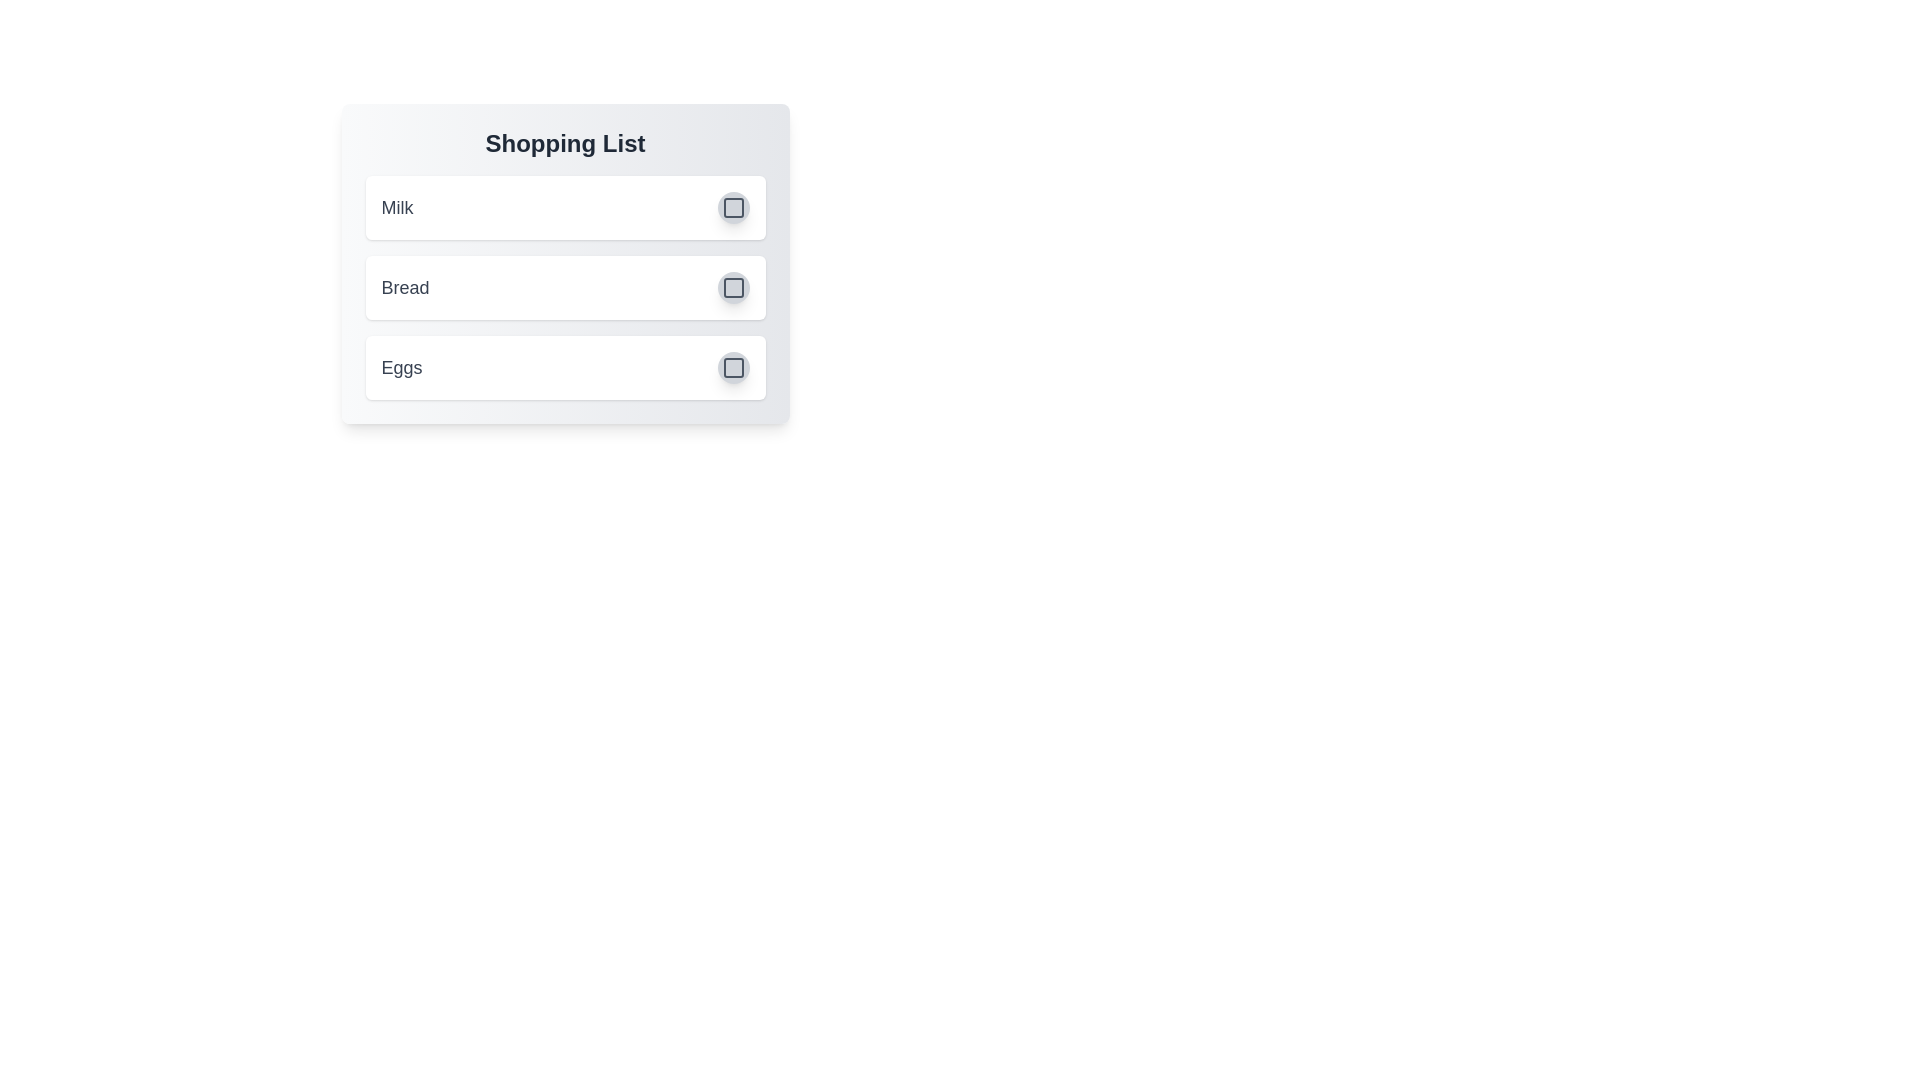 This screenshot has width=1920, height=1080. What do you see at coordinates (564, 208) in the screenshot?
I see `the list item Milk to observe the hover effect` at bounding box center [564, 208].